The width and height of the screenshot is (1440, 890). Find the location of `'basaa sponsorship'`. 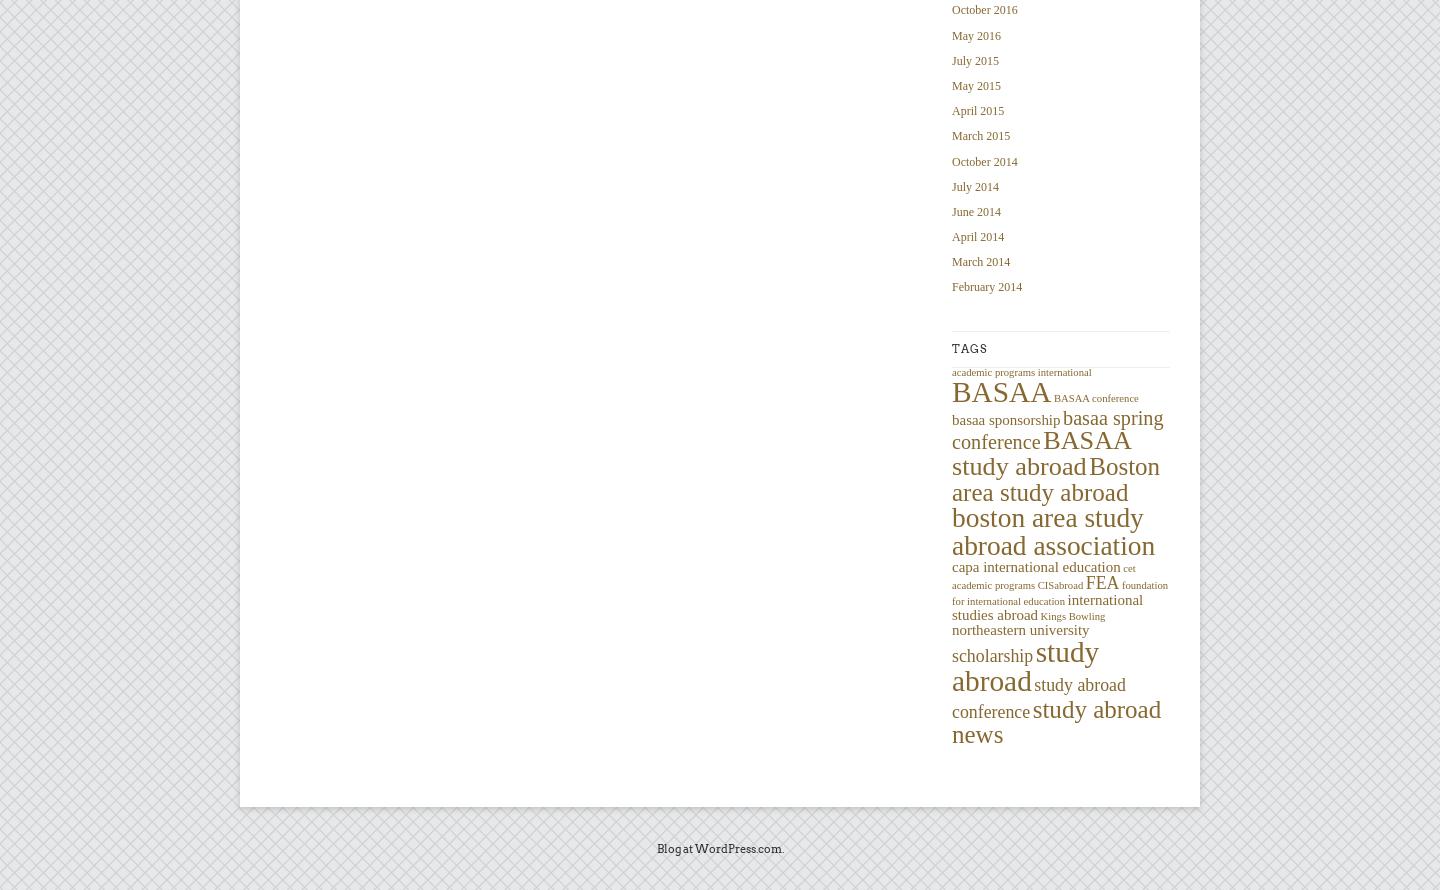

'basaa sponsorship' is located at coordinates (1004, 418).